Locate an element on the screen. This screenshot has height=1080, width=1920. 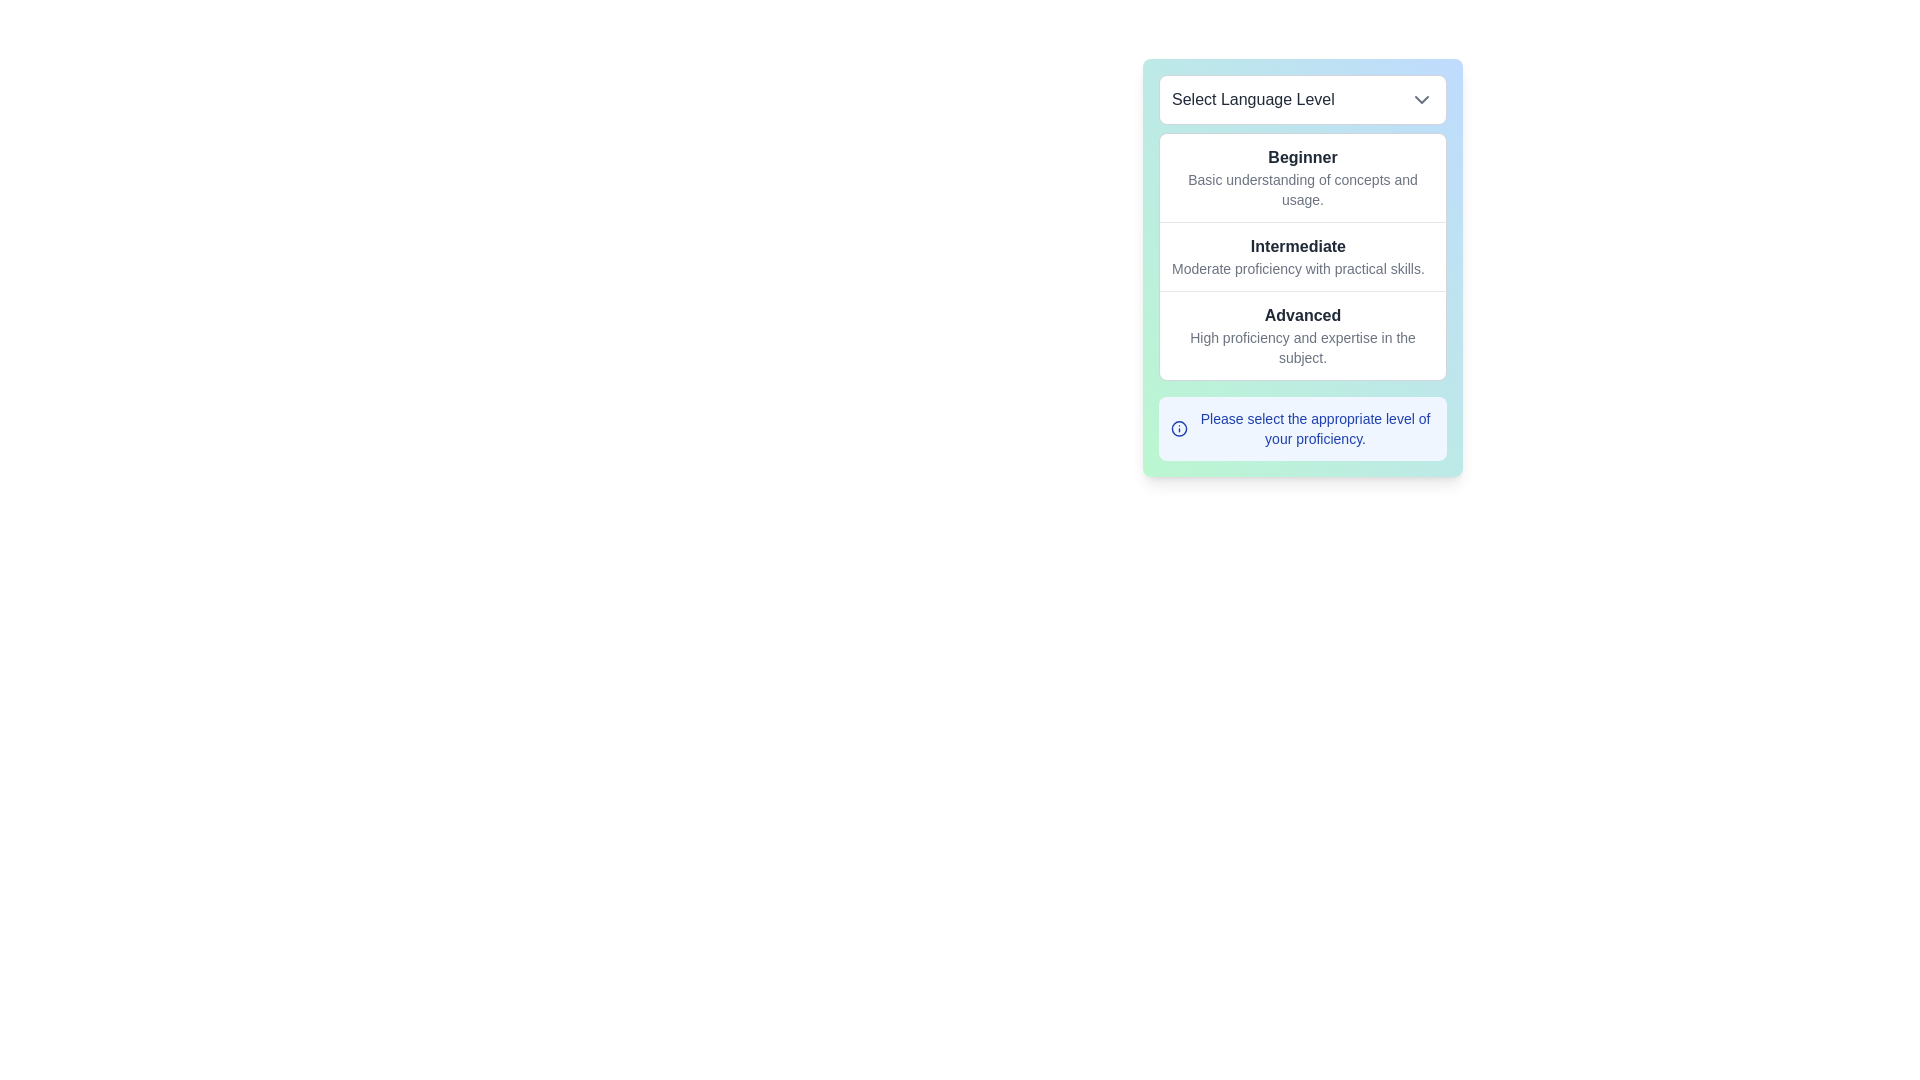
the informational icon located at the beginning of the horizontally arranged group at the bottom of the card to provide additional context or explanation related to the adjacent description is located at coordinates (1179, 427).